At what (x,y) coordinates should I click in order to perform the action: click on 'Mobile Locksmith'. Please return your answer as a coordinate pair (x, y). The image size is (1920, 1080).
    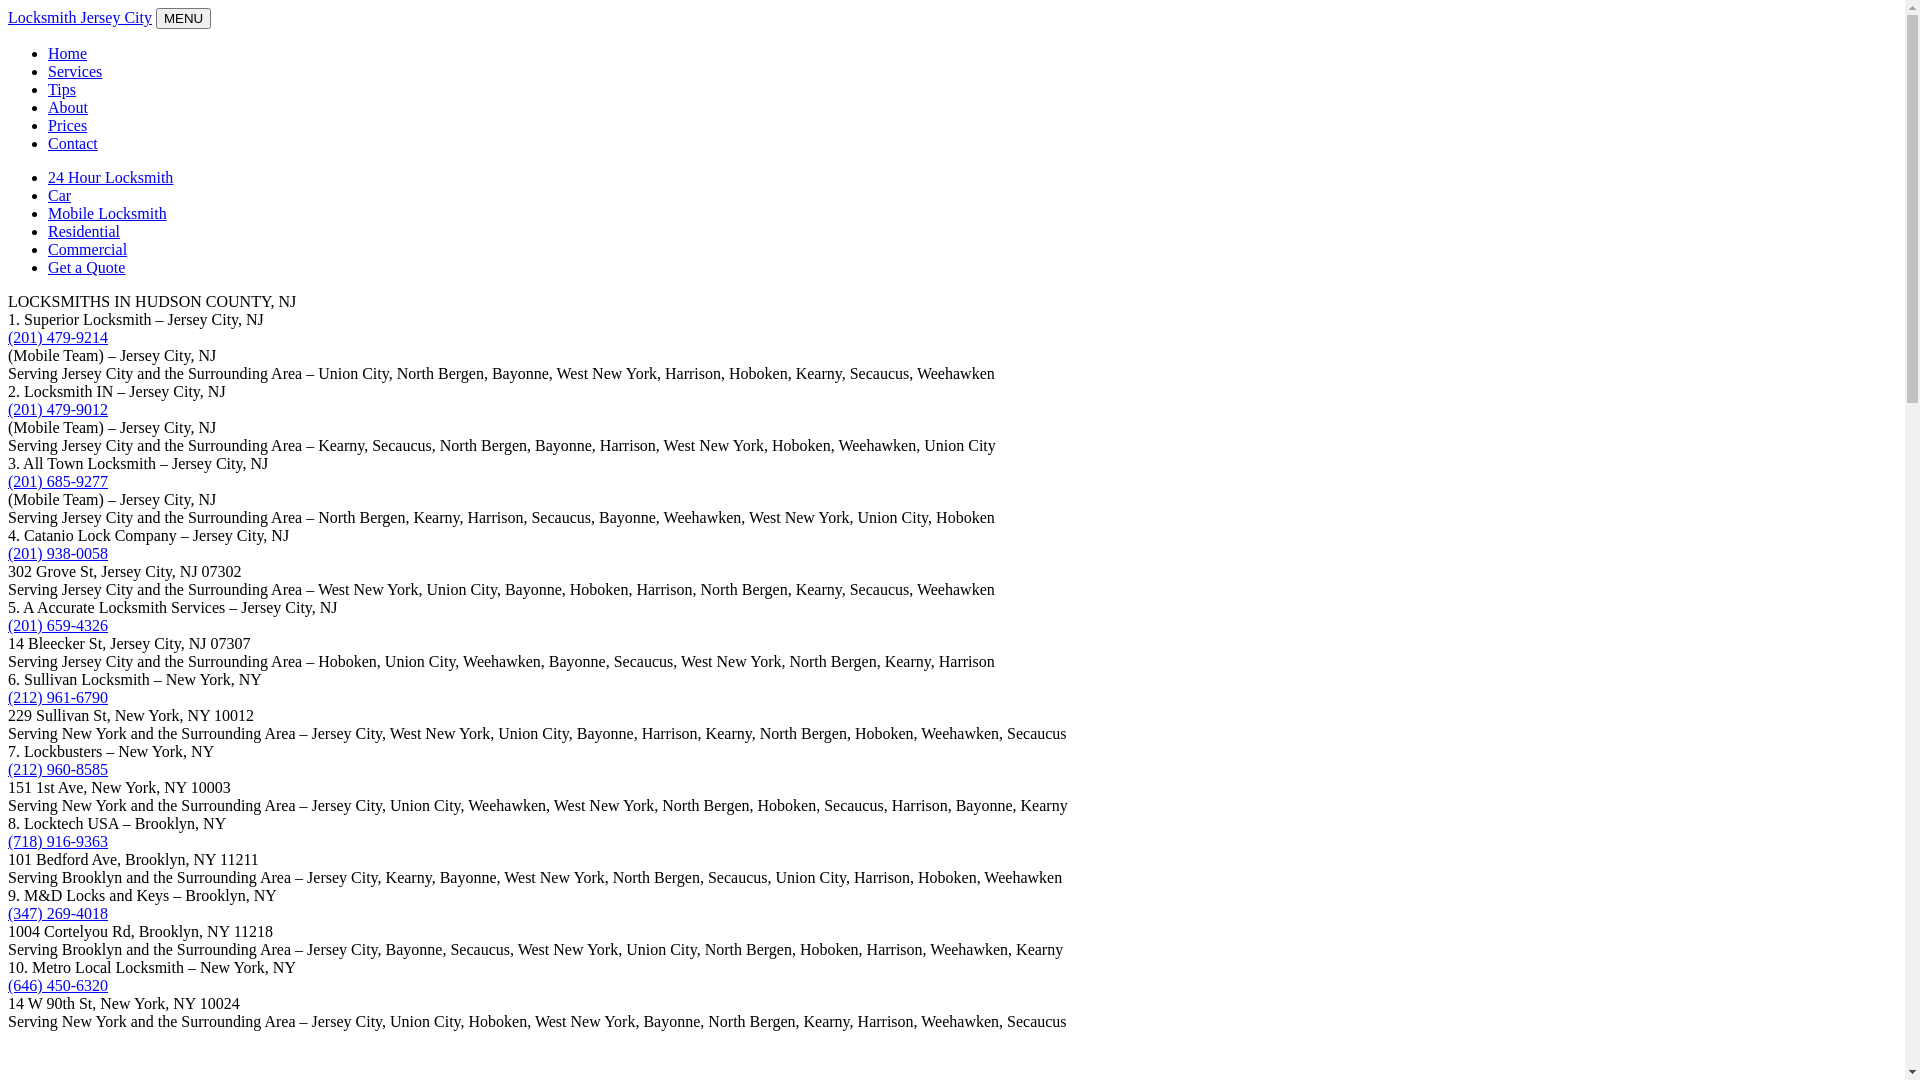
    Looking at the image, I should click on (106, 213).